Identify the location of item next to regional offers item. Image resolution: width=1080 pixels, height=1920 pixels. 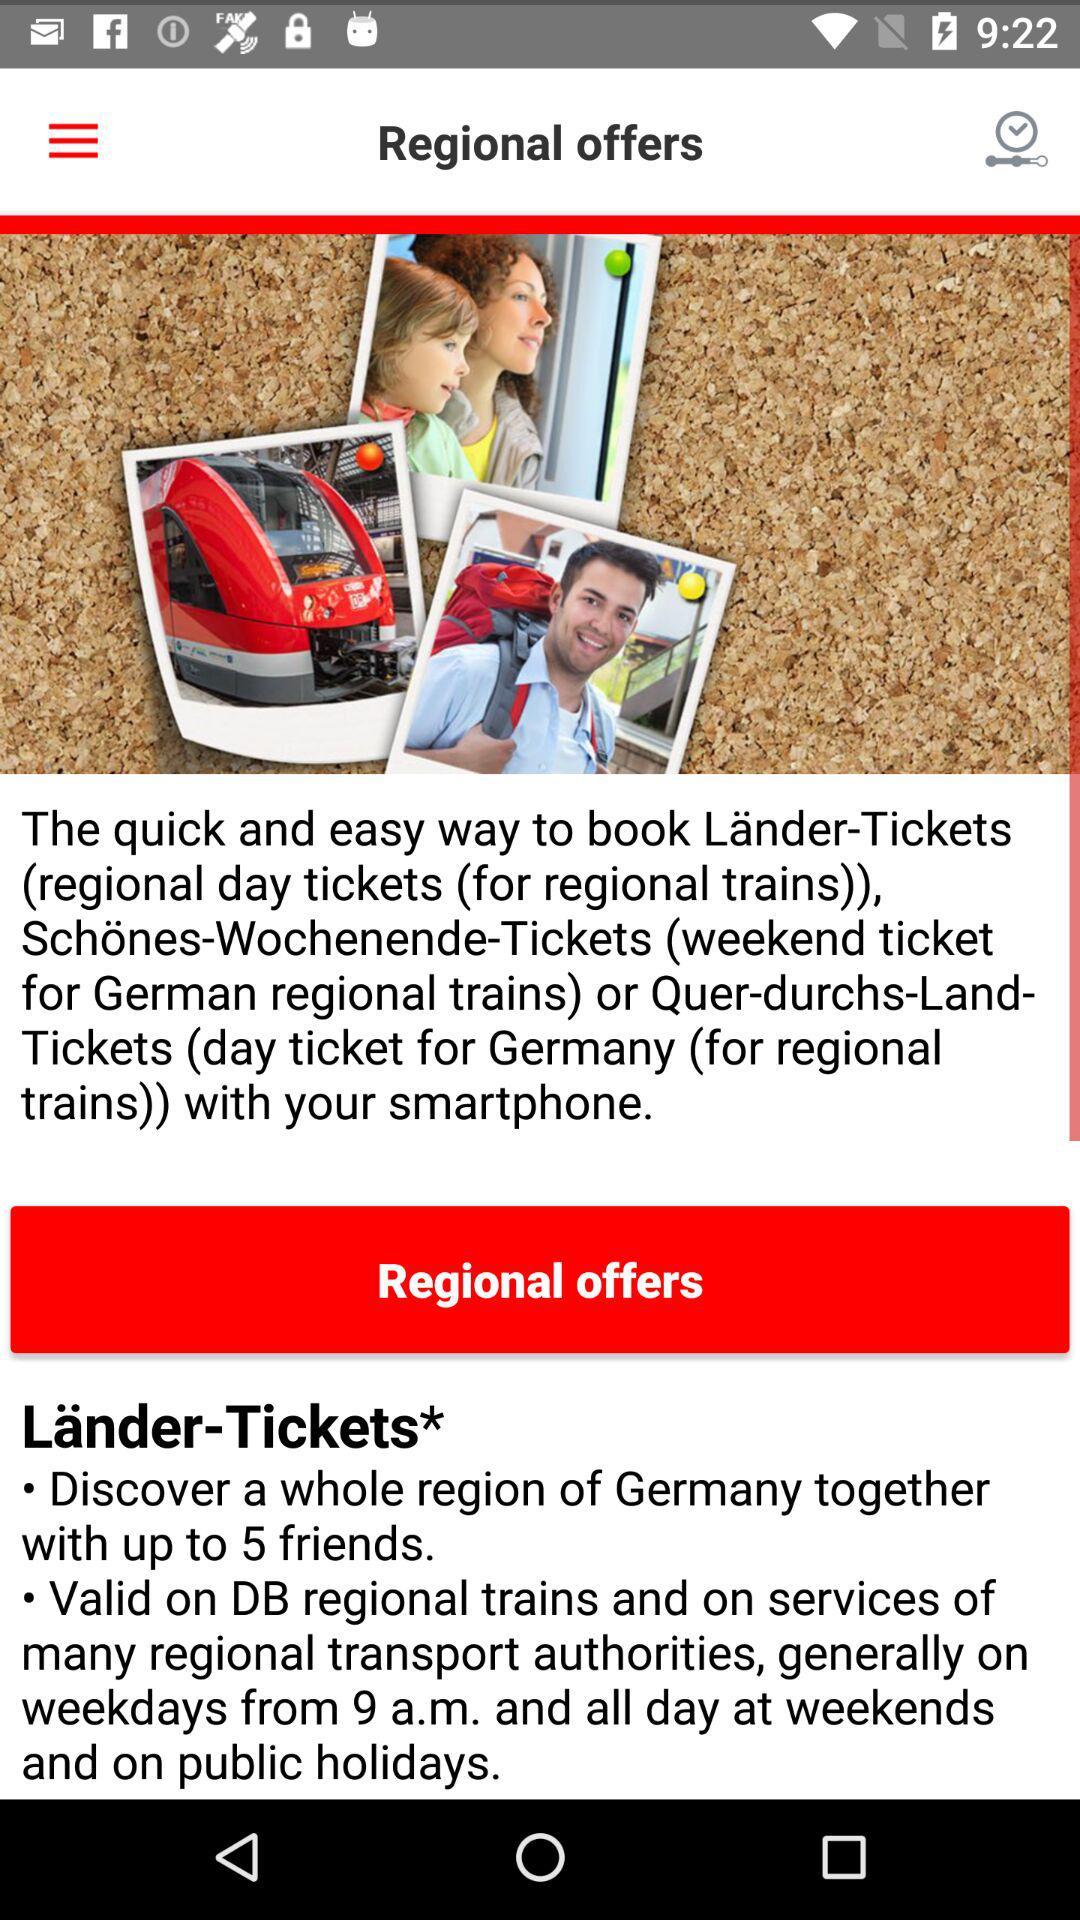
(1017, 135).